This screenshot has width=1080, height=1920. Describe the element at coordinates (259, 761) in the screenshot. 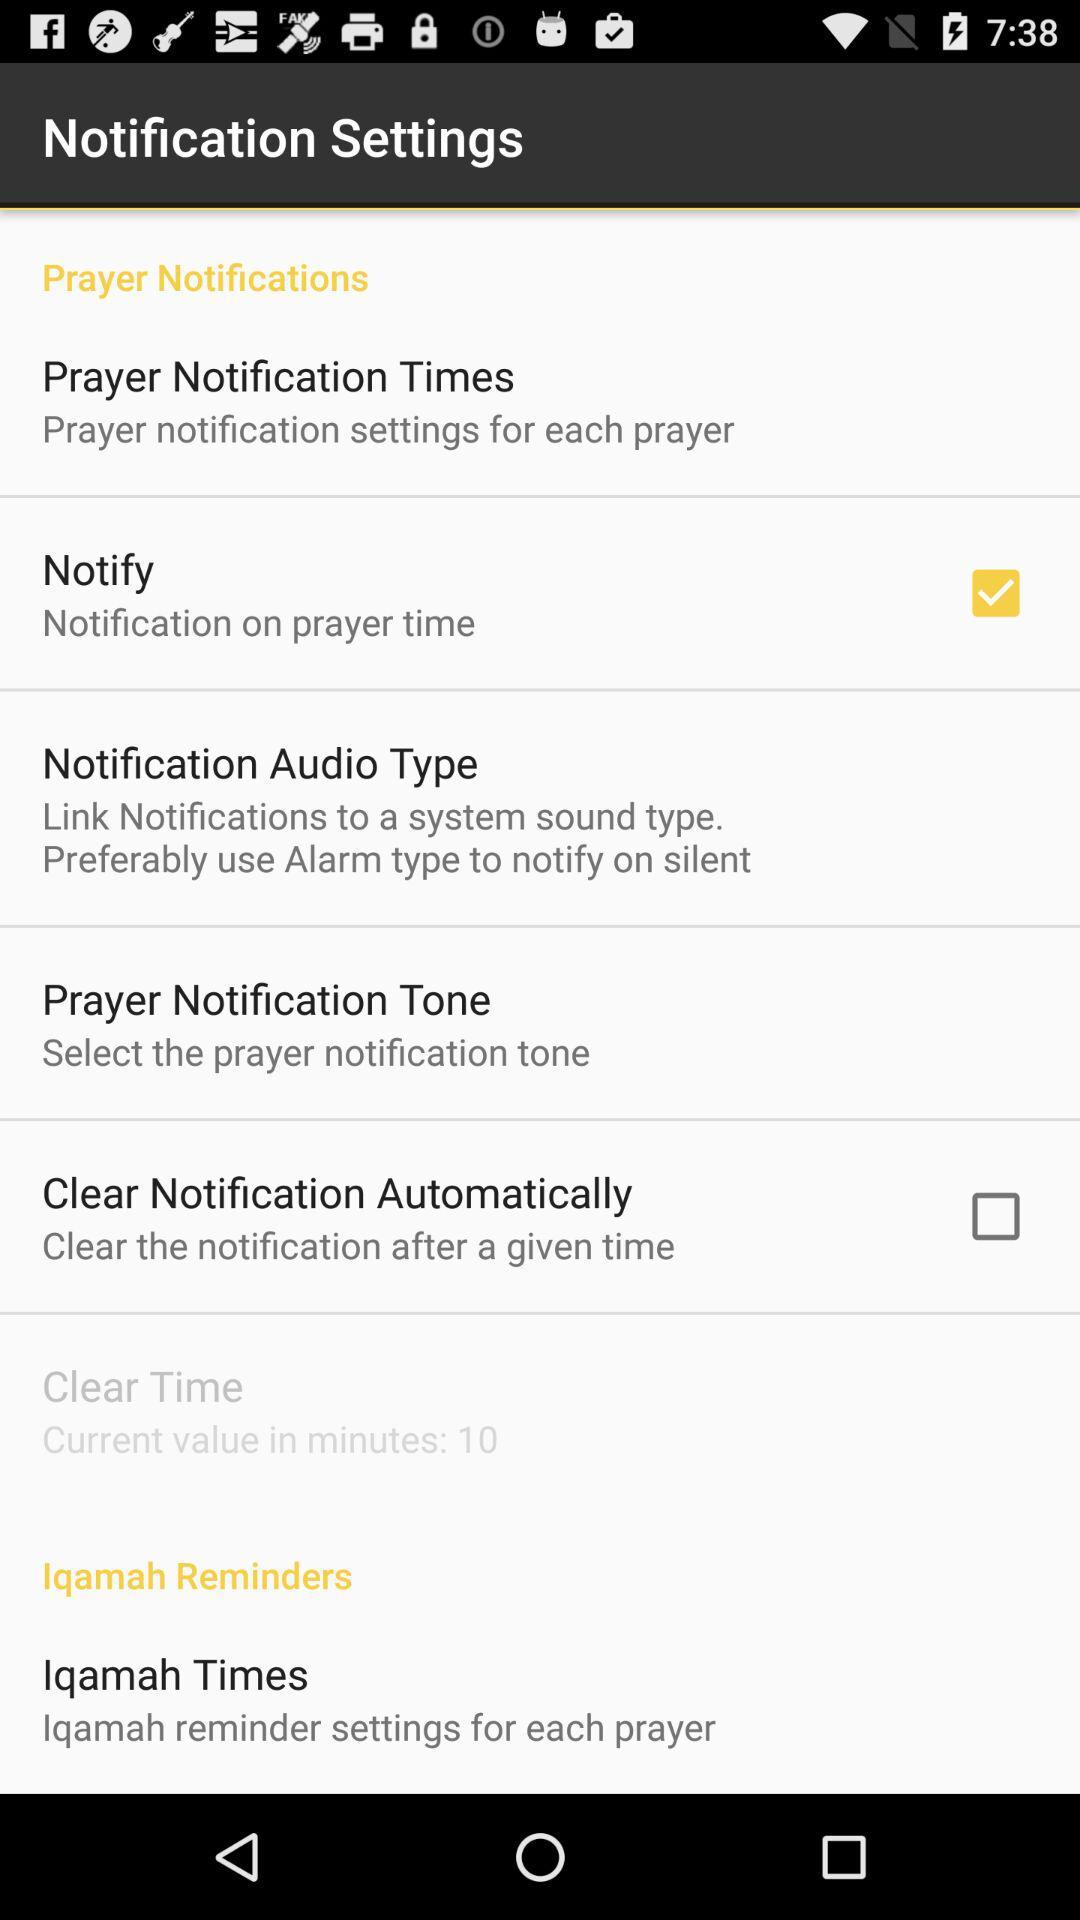

I see `the icon below notification on prayer icon` at that location.